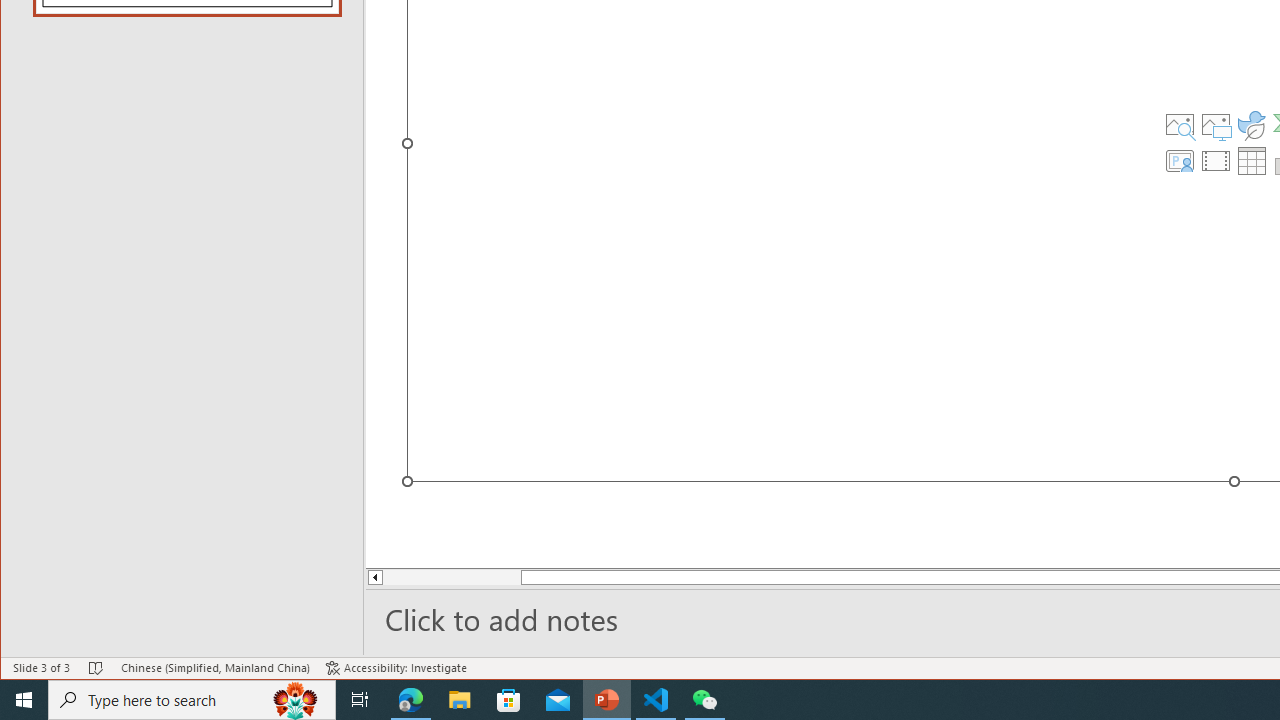 This screenshot has height=720, width=1280. Describe the element at coordinates (1179, 159) in the screenshot. I see `'Insert Cameo'` at that location.